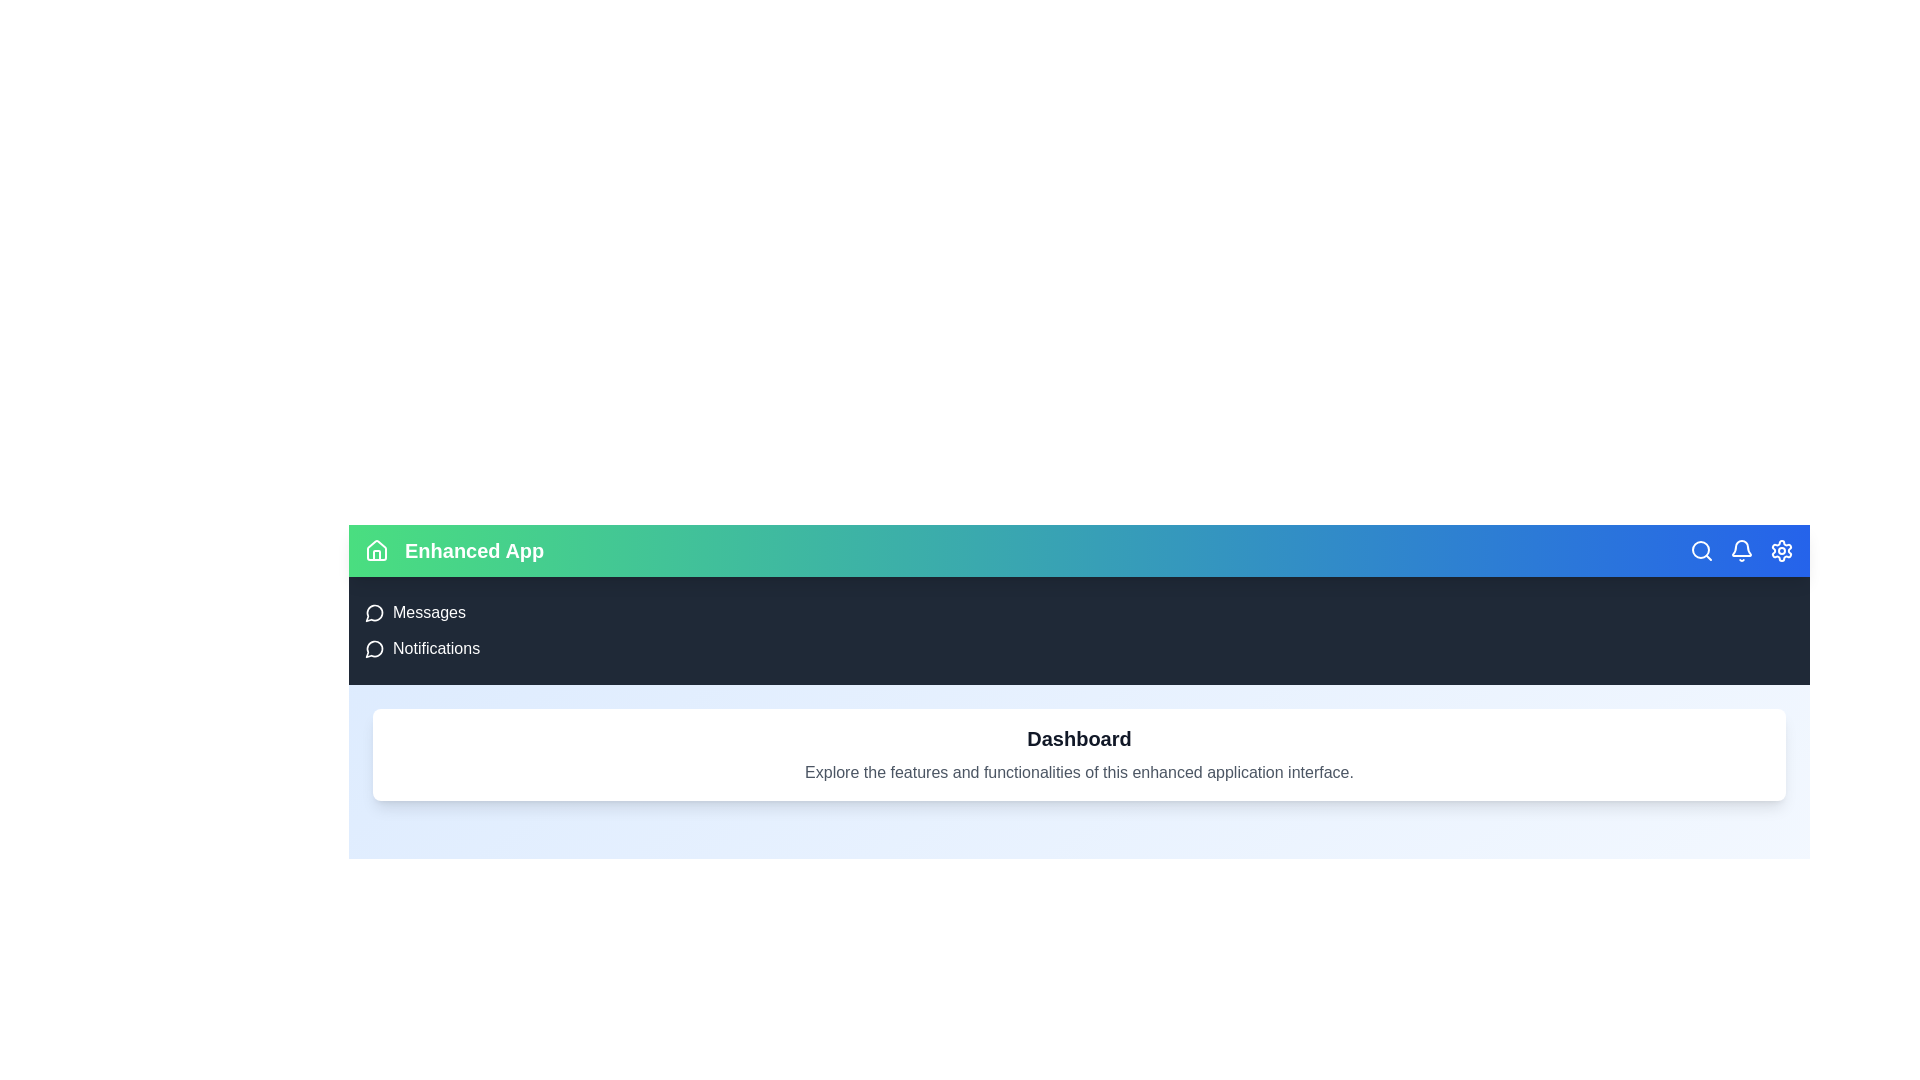 Image resolution: width=1920 pixels, height=1080 pixels. I want to click on the navigation button Search, so click(1701, 551).